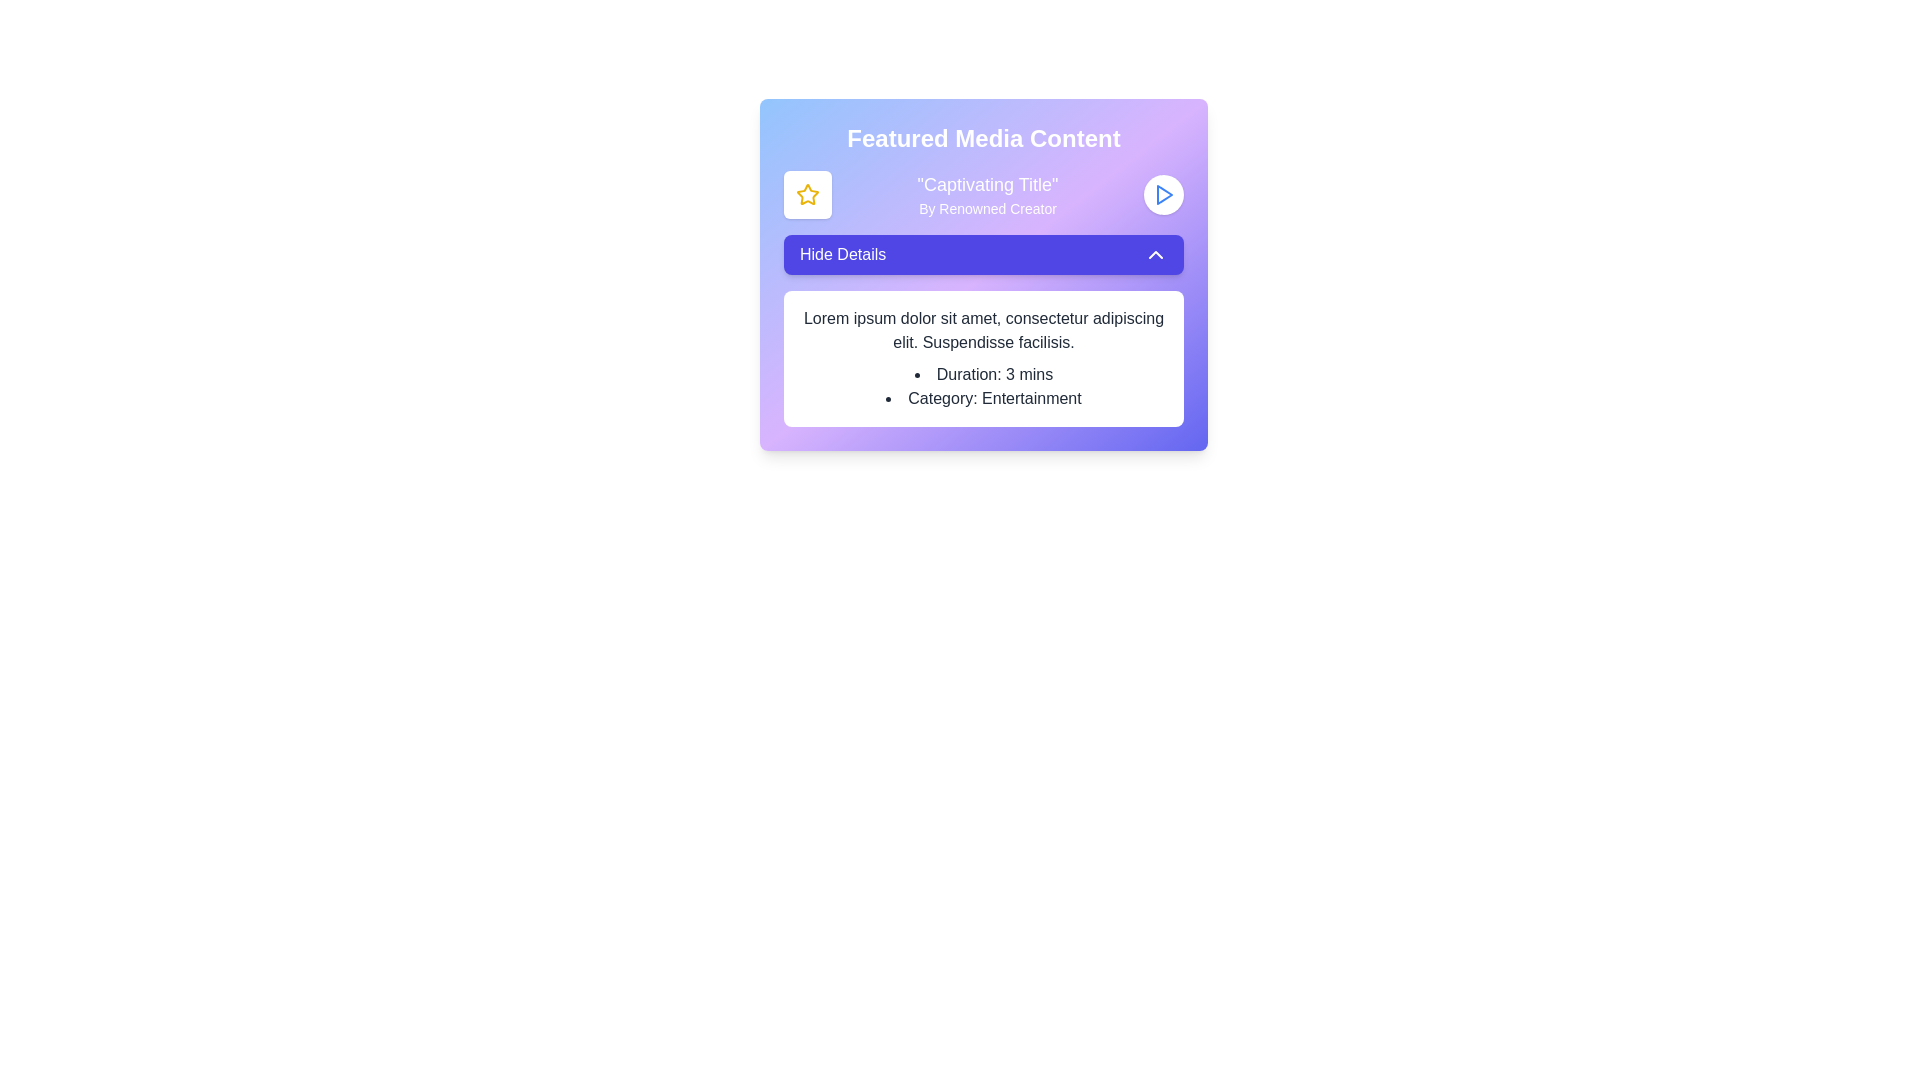  Describe the element at coordinates (1163, 195) in the screenshot. I see `the circular button containing the blue outlined play icon` at that location.